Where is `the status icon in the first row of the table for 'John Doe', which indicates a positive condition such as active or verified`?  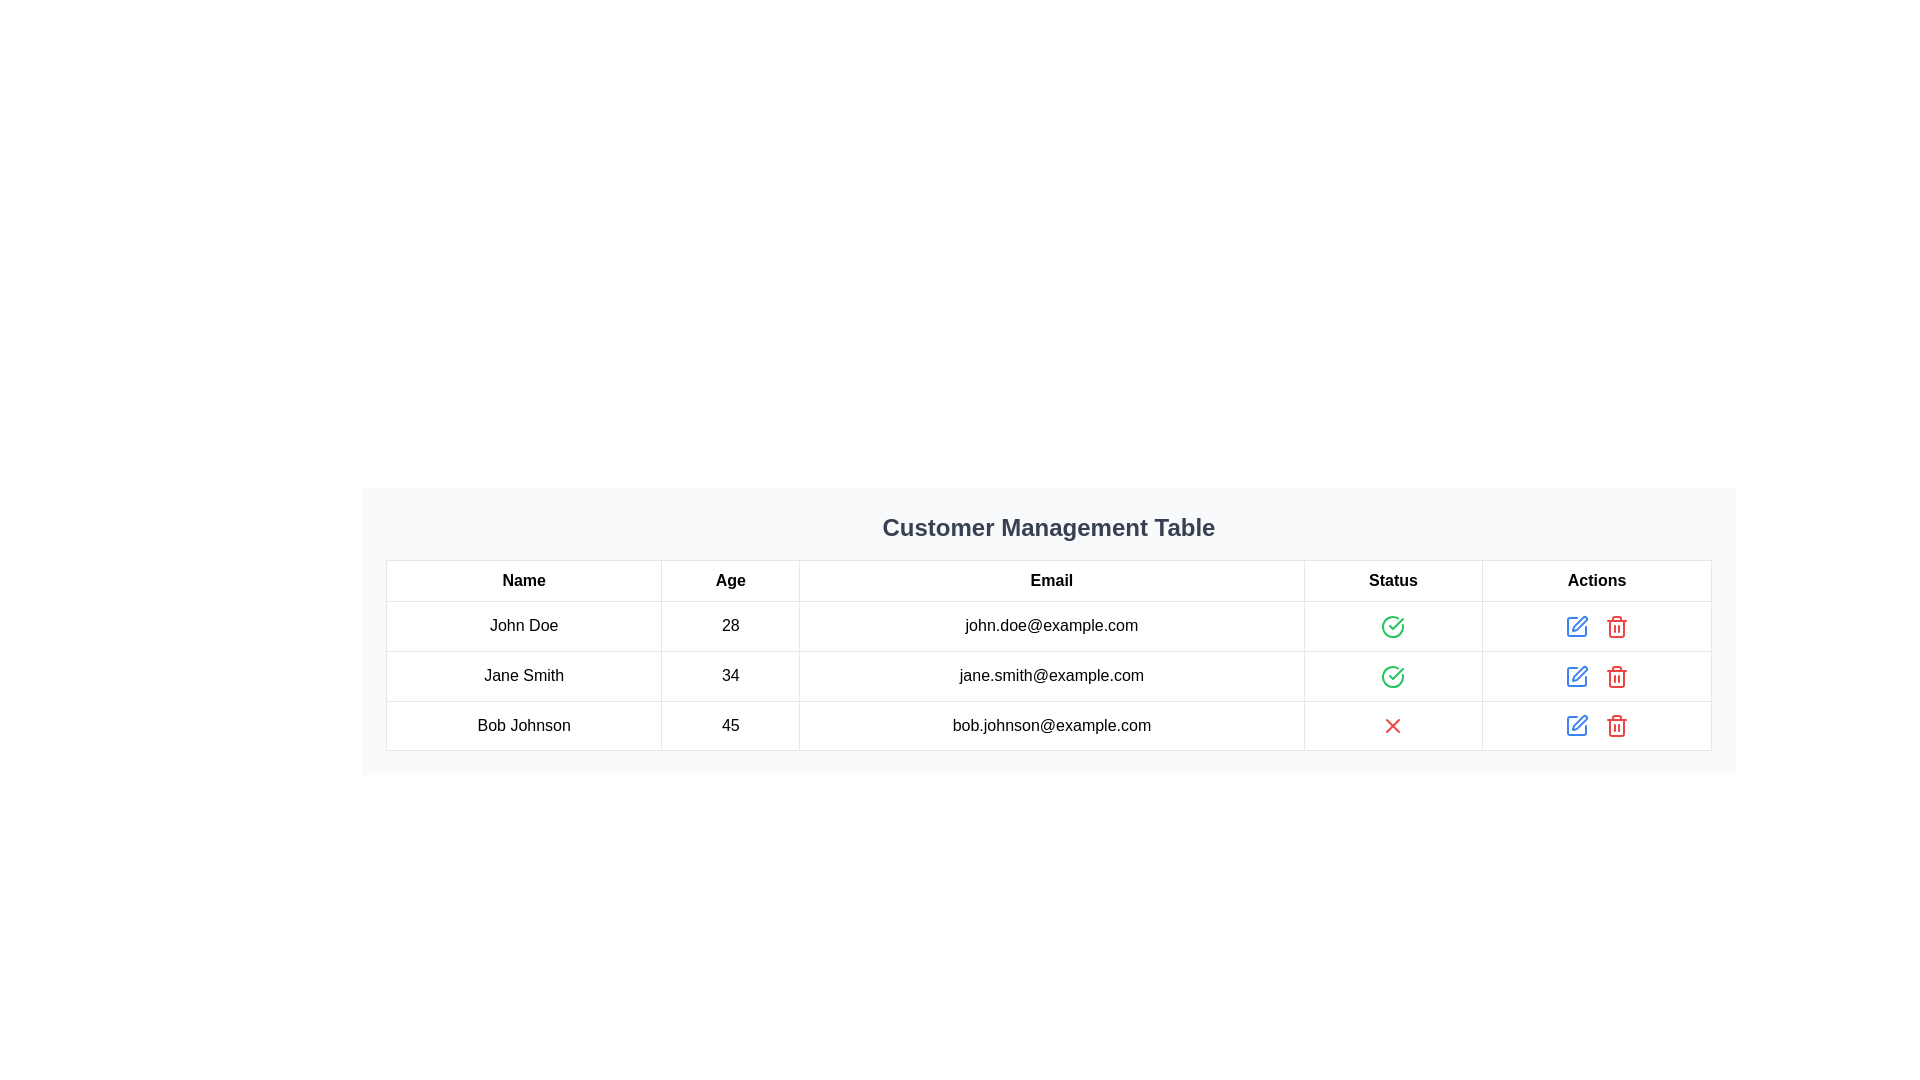 the status icon in the first row of the table for 'John Doe', which indicates a positive condition such as active or verified is located at coordinates (1392, 625).